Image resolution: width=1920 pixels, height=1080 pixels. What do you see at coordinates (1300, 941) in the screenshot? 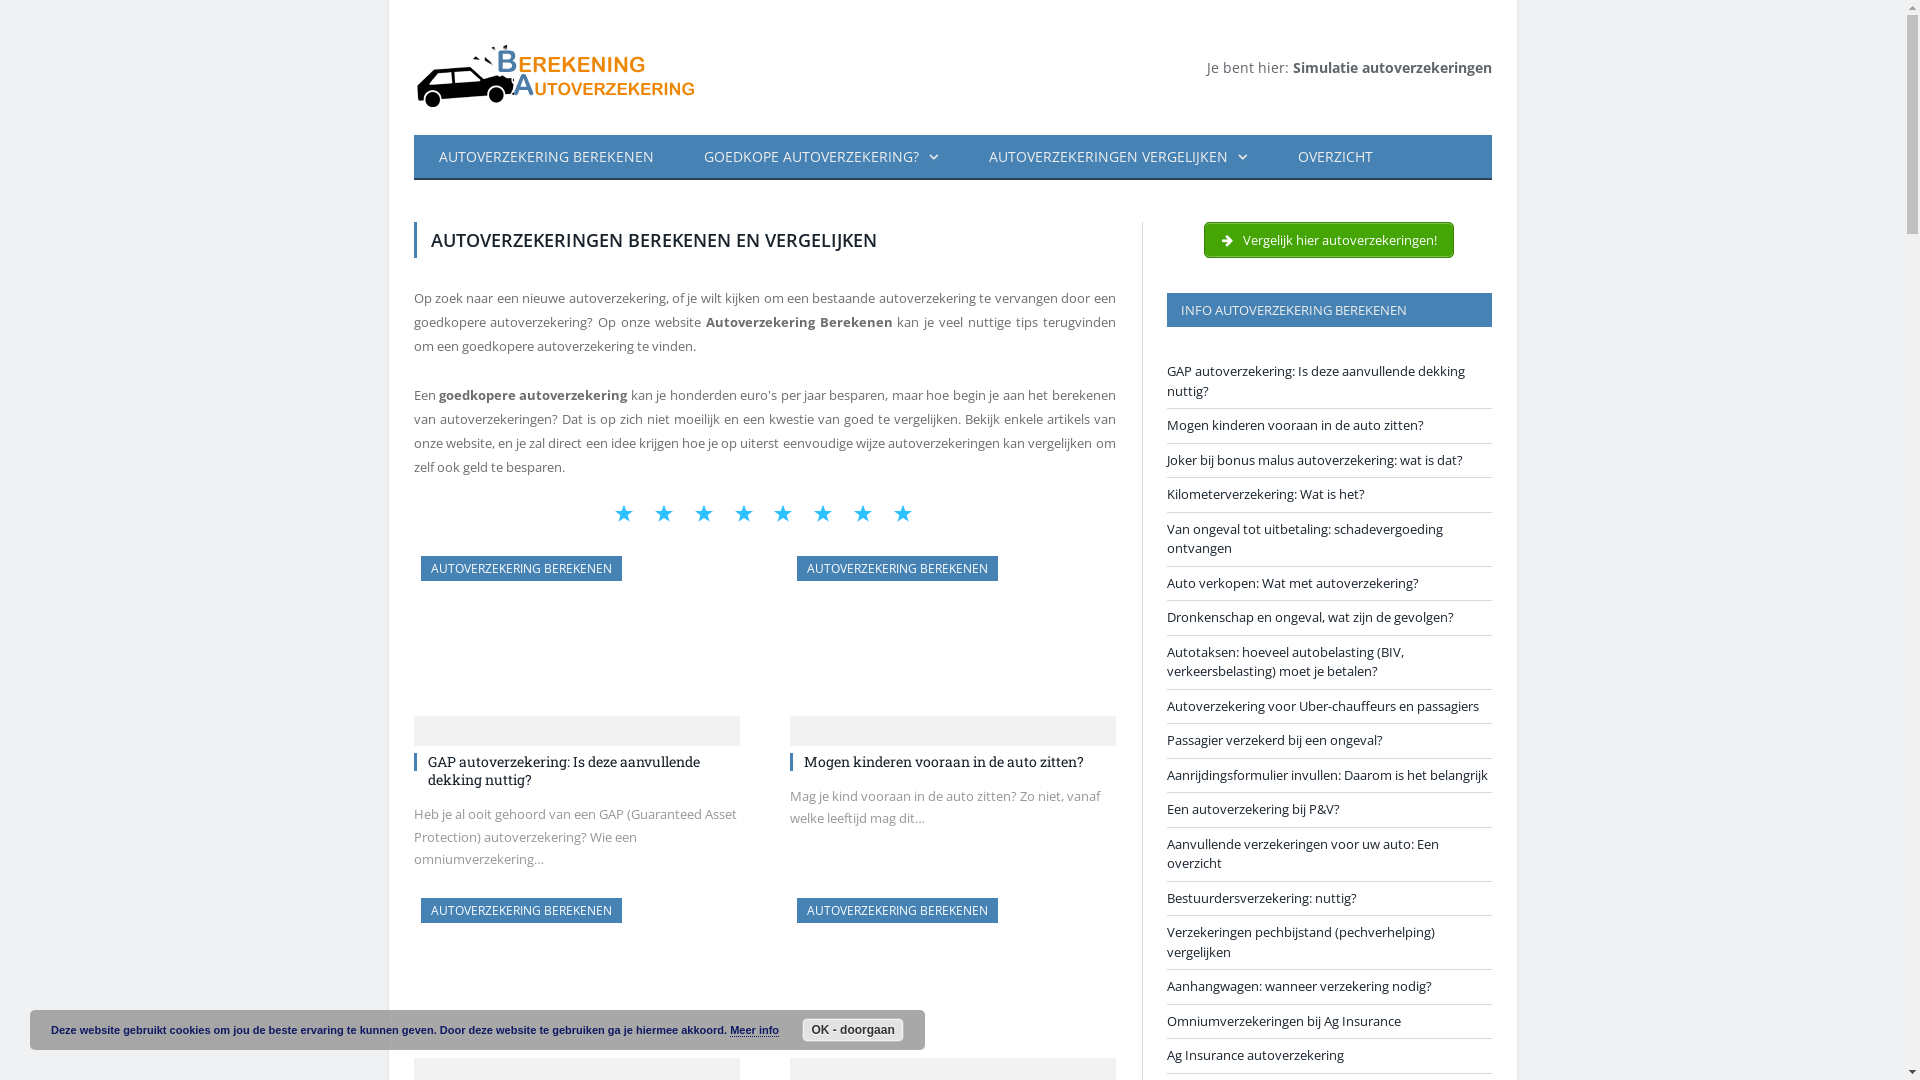
I see `'Verzekeringen pechbijstand (pechverhelping) vergelijken'` at bounding box center [1300, 941].